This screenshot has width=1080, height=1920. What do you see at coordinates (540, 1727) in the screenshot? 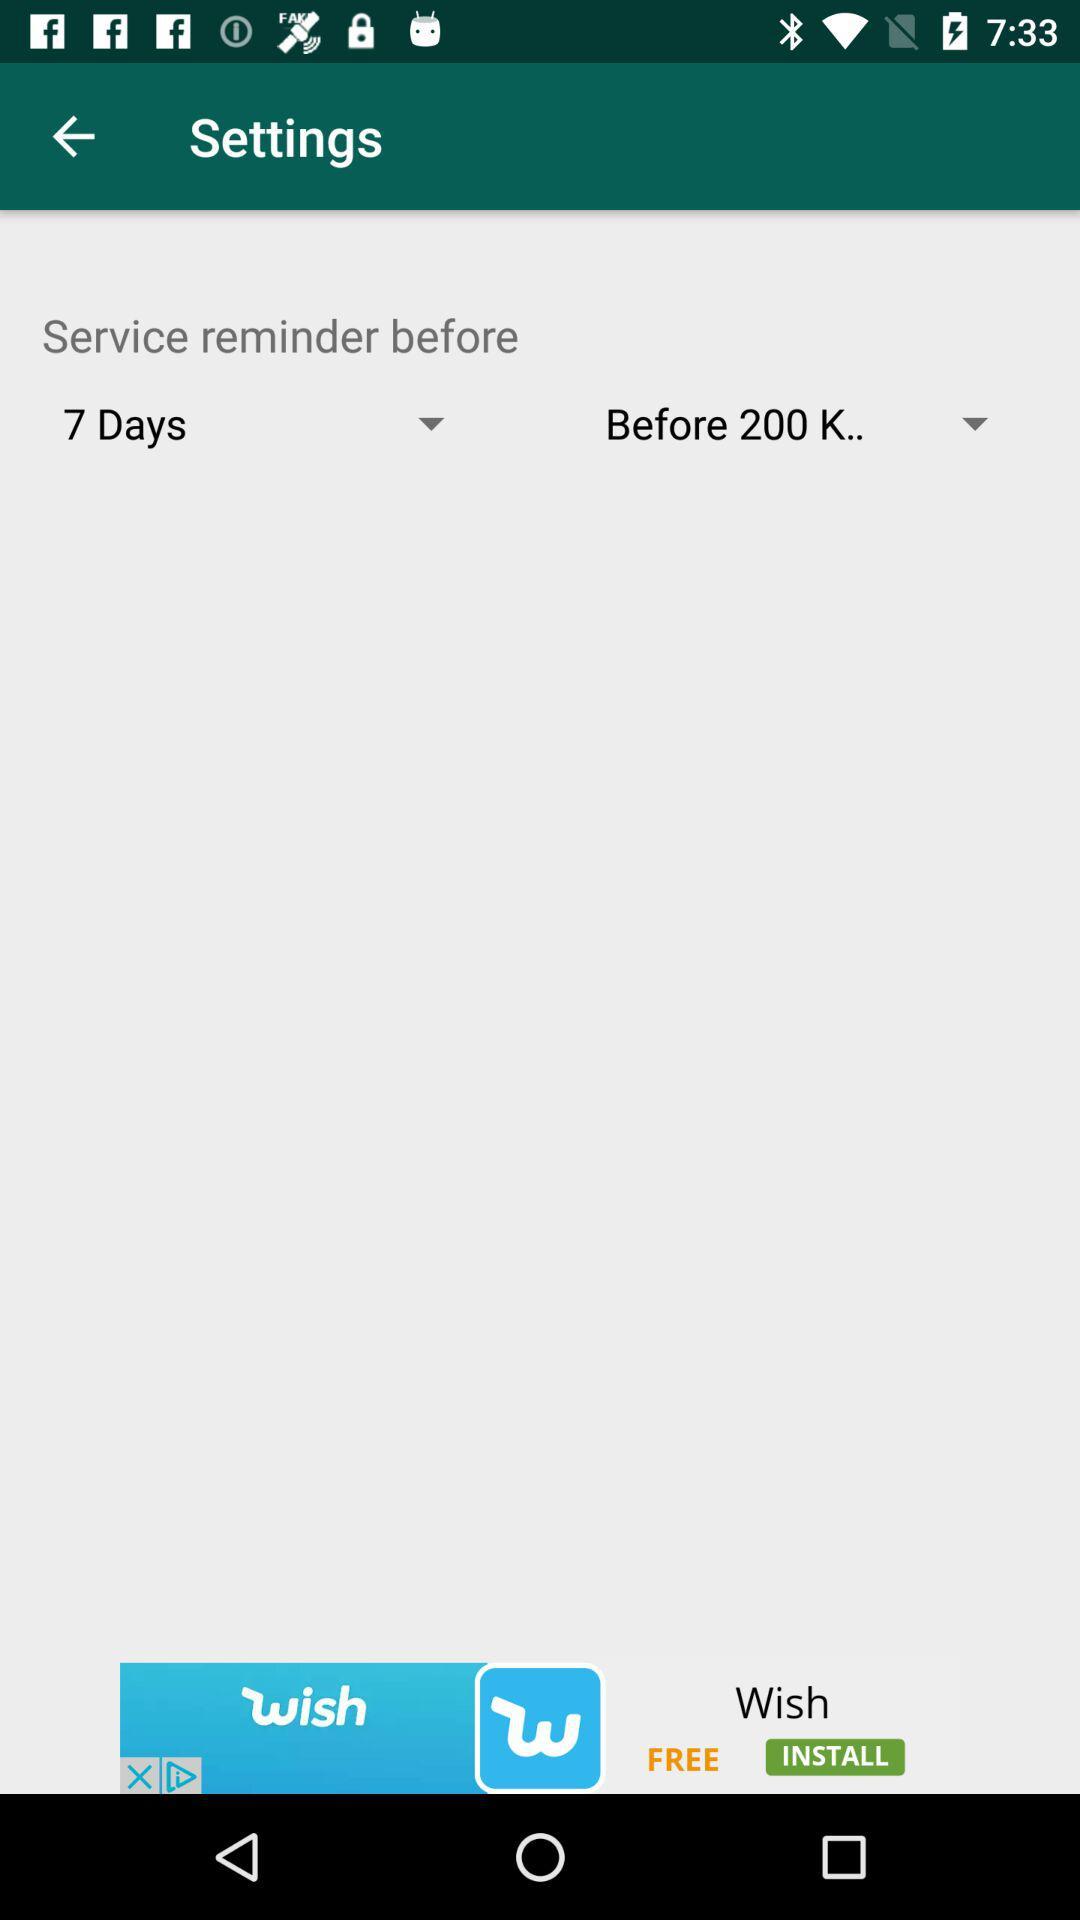
I see `banner` at bounding box center [540, 1727].